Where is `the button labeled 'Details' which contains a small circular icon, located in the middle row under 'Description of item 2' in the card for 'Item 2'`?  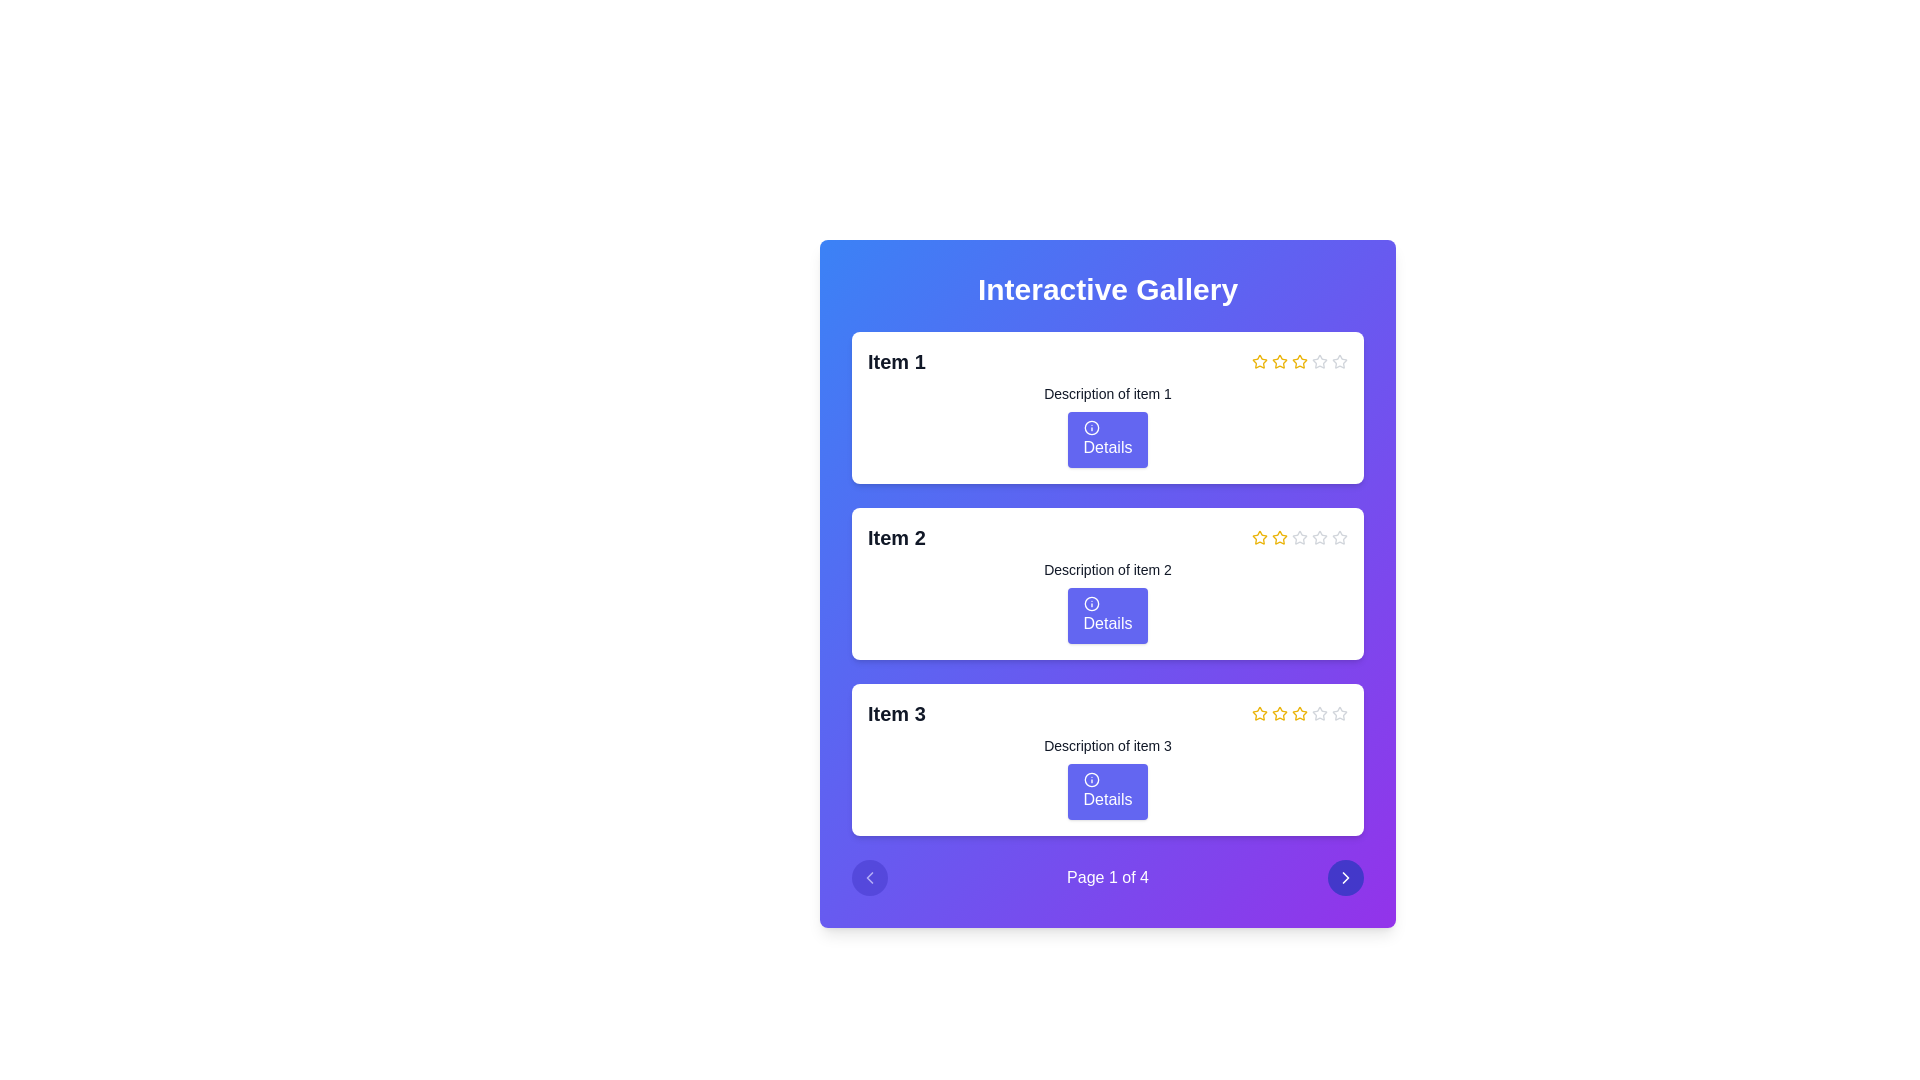 the button labeled 'Details' which contains a small circular icon, located in the middle row under 'Description of item 2' in the card for 'Item 2' is located at coordinates (1090, 603).